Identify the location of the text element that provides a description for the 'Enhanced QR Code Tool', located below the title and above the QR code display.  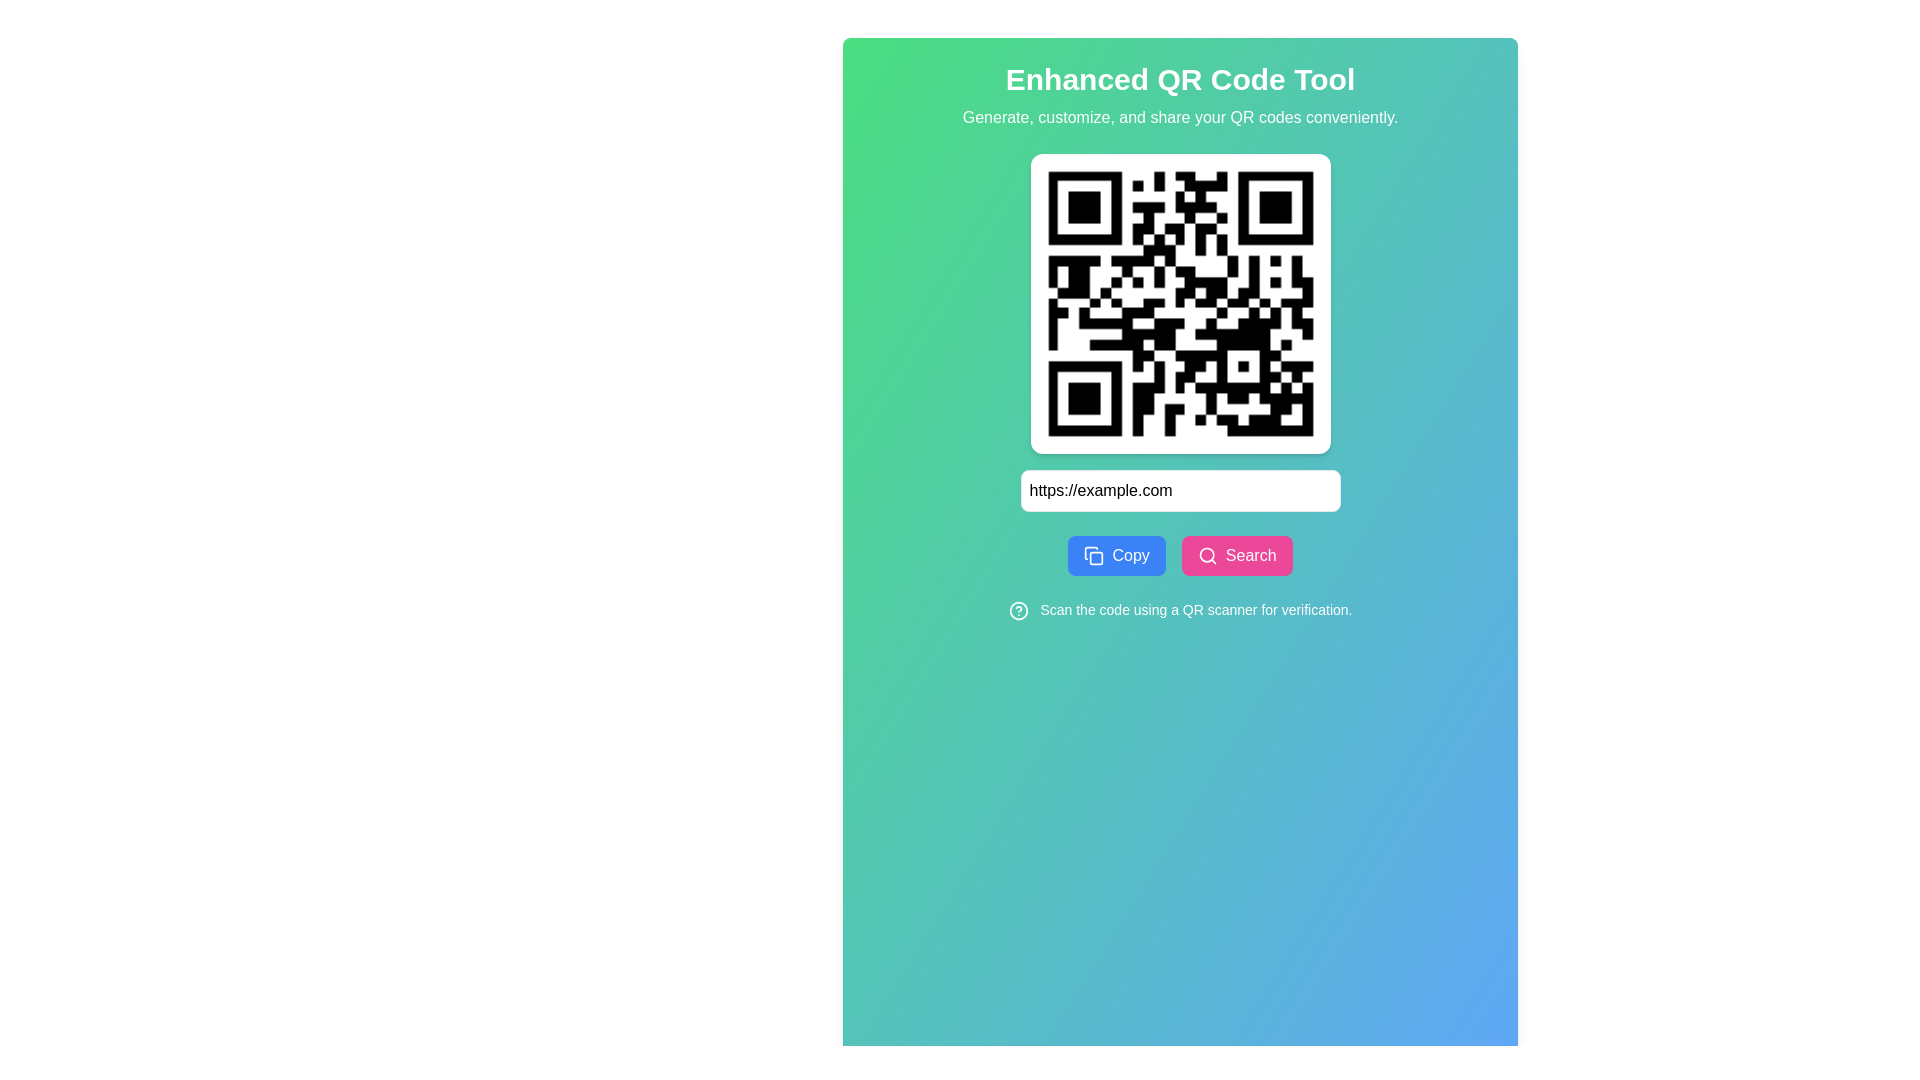
(1180, 118).